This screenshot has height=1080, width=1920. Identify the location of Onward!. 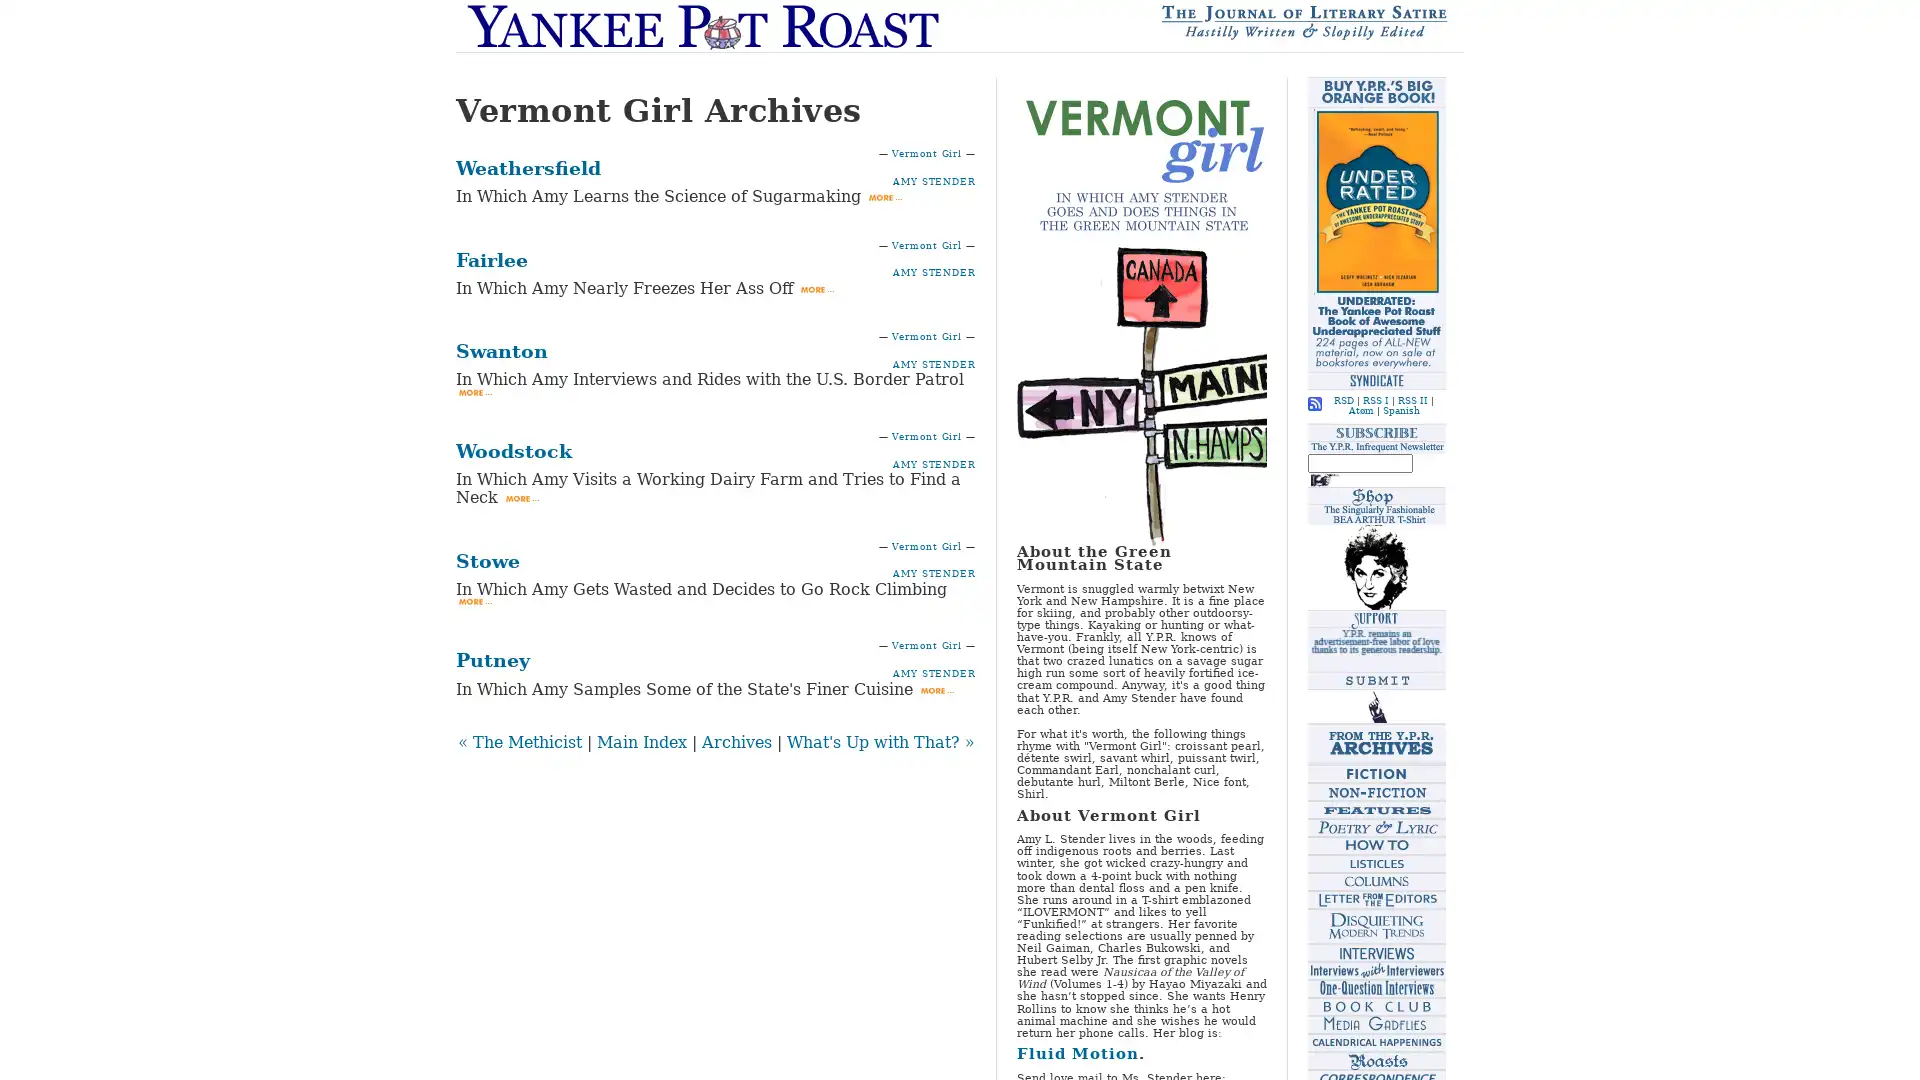
(1324, 478).